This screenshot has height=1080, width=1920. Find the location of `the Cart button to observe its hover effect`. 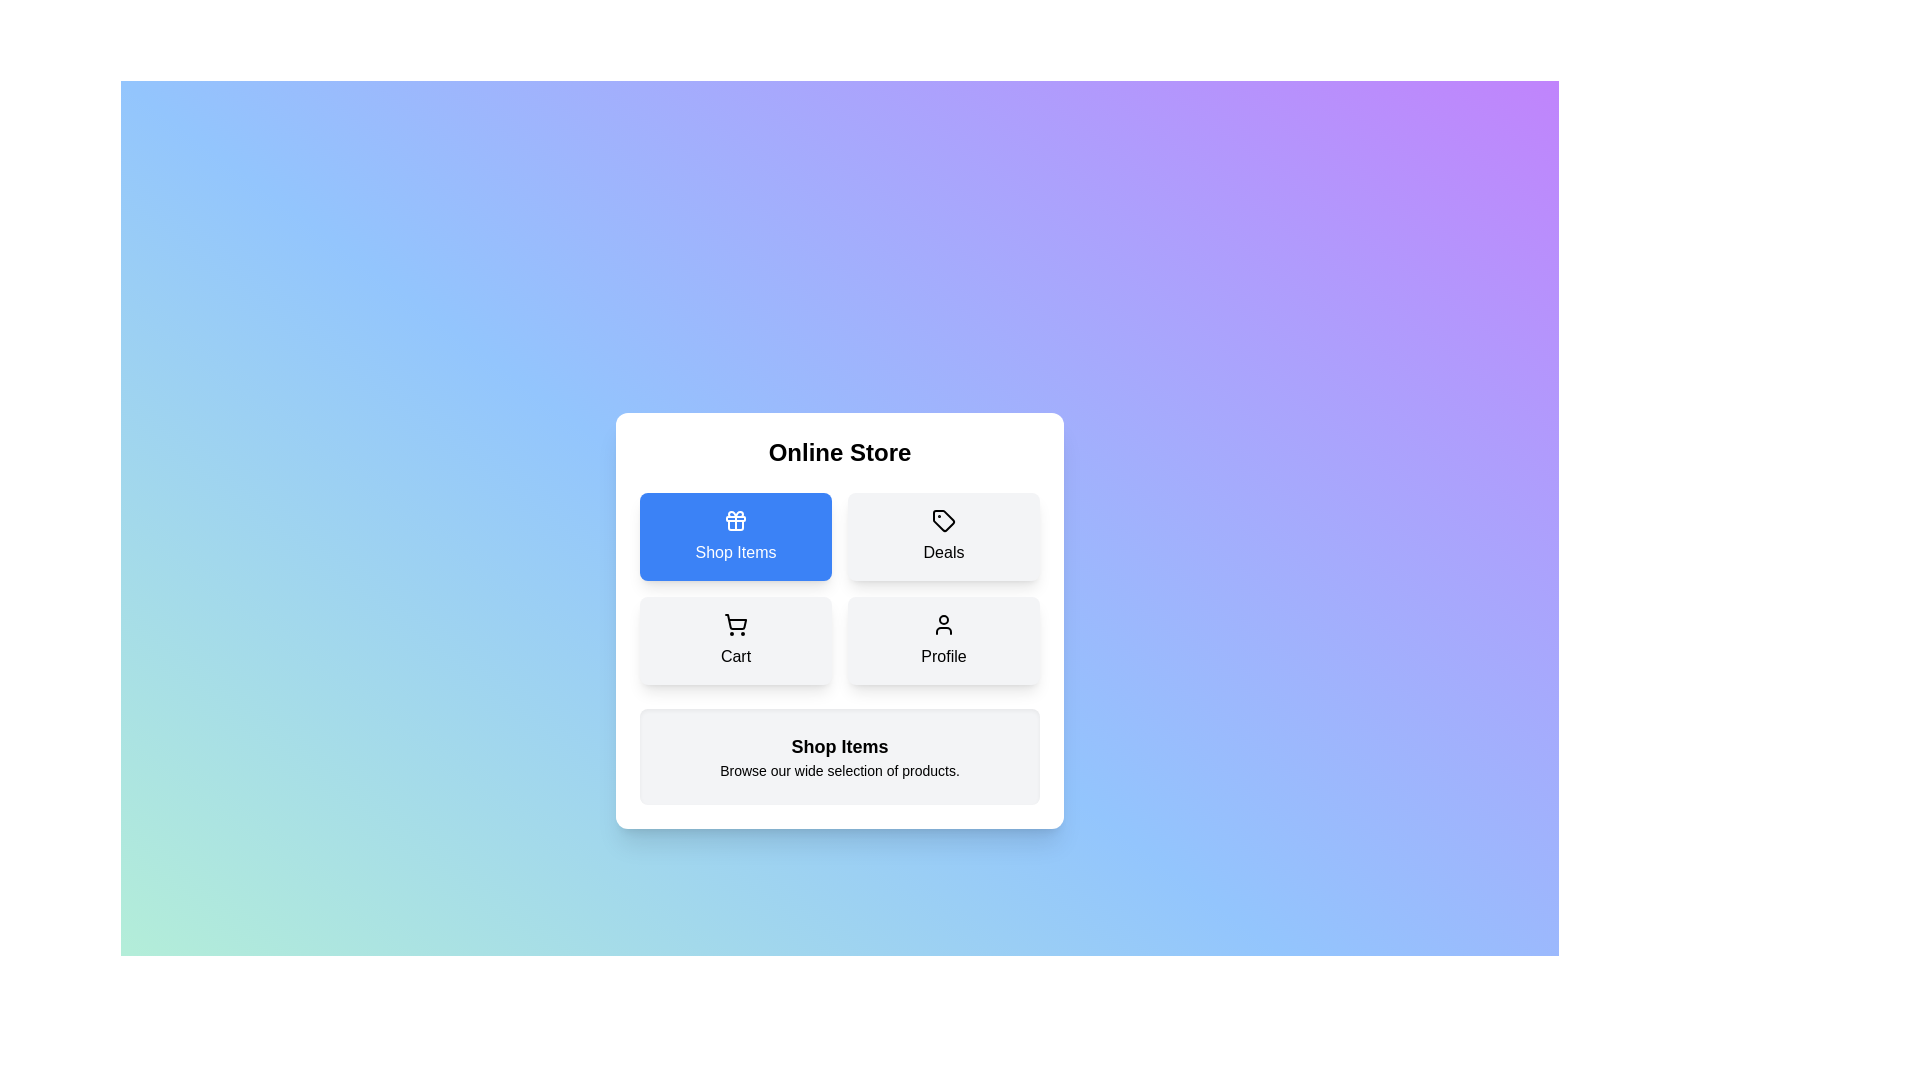

the Cart button to observe its hover effect is located at coordinates (734, 640).